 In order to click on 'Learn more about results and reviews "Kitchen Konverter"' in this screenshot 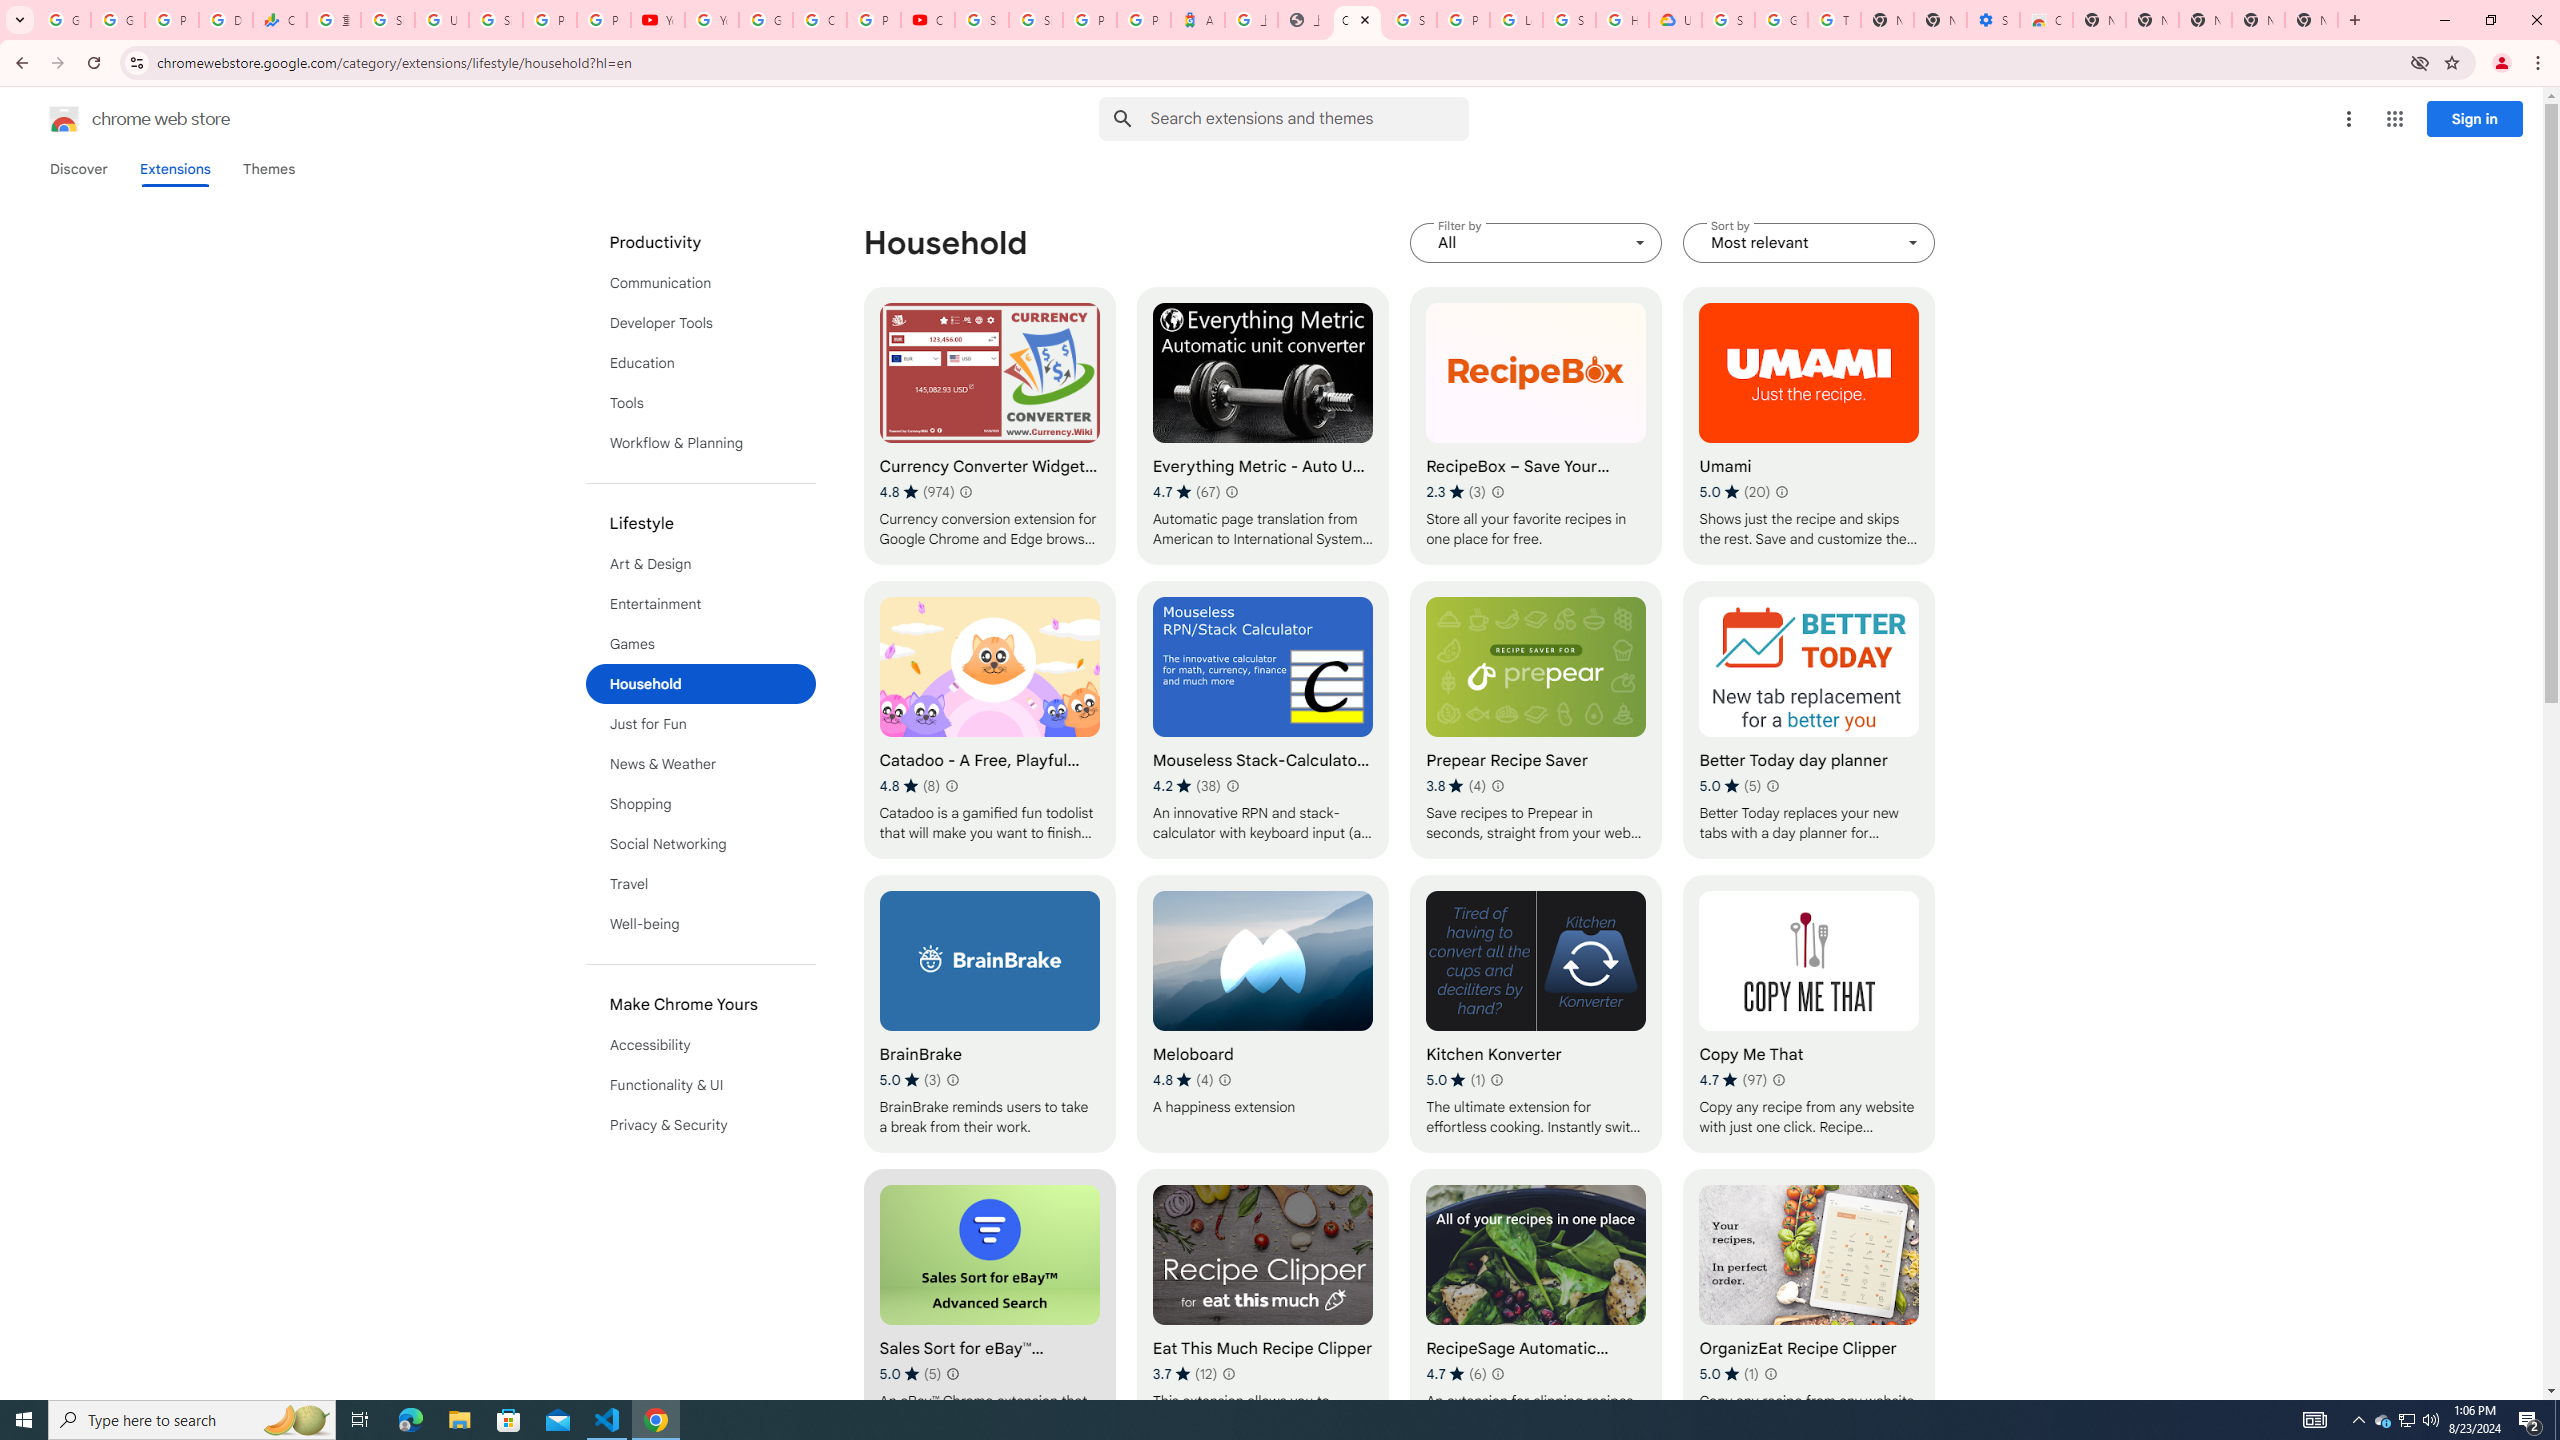, I will do `click(1496, 1080)`.